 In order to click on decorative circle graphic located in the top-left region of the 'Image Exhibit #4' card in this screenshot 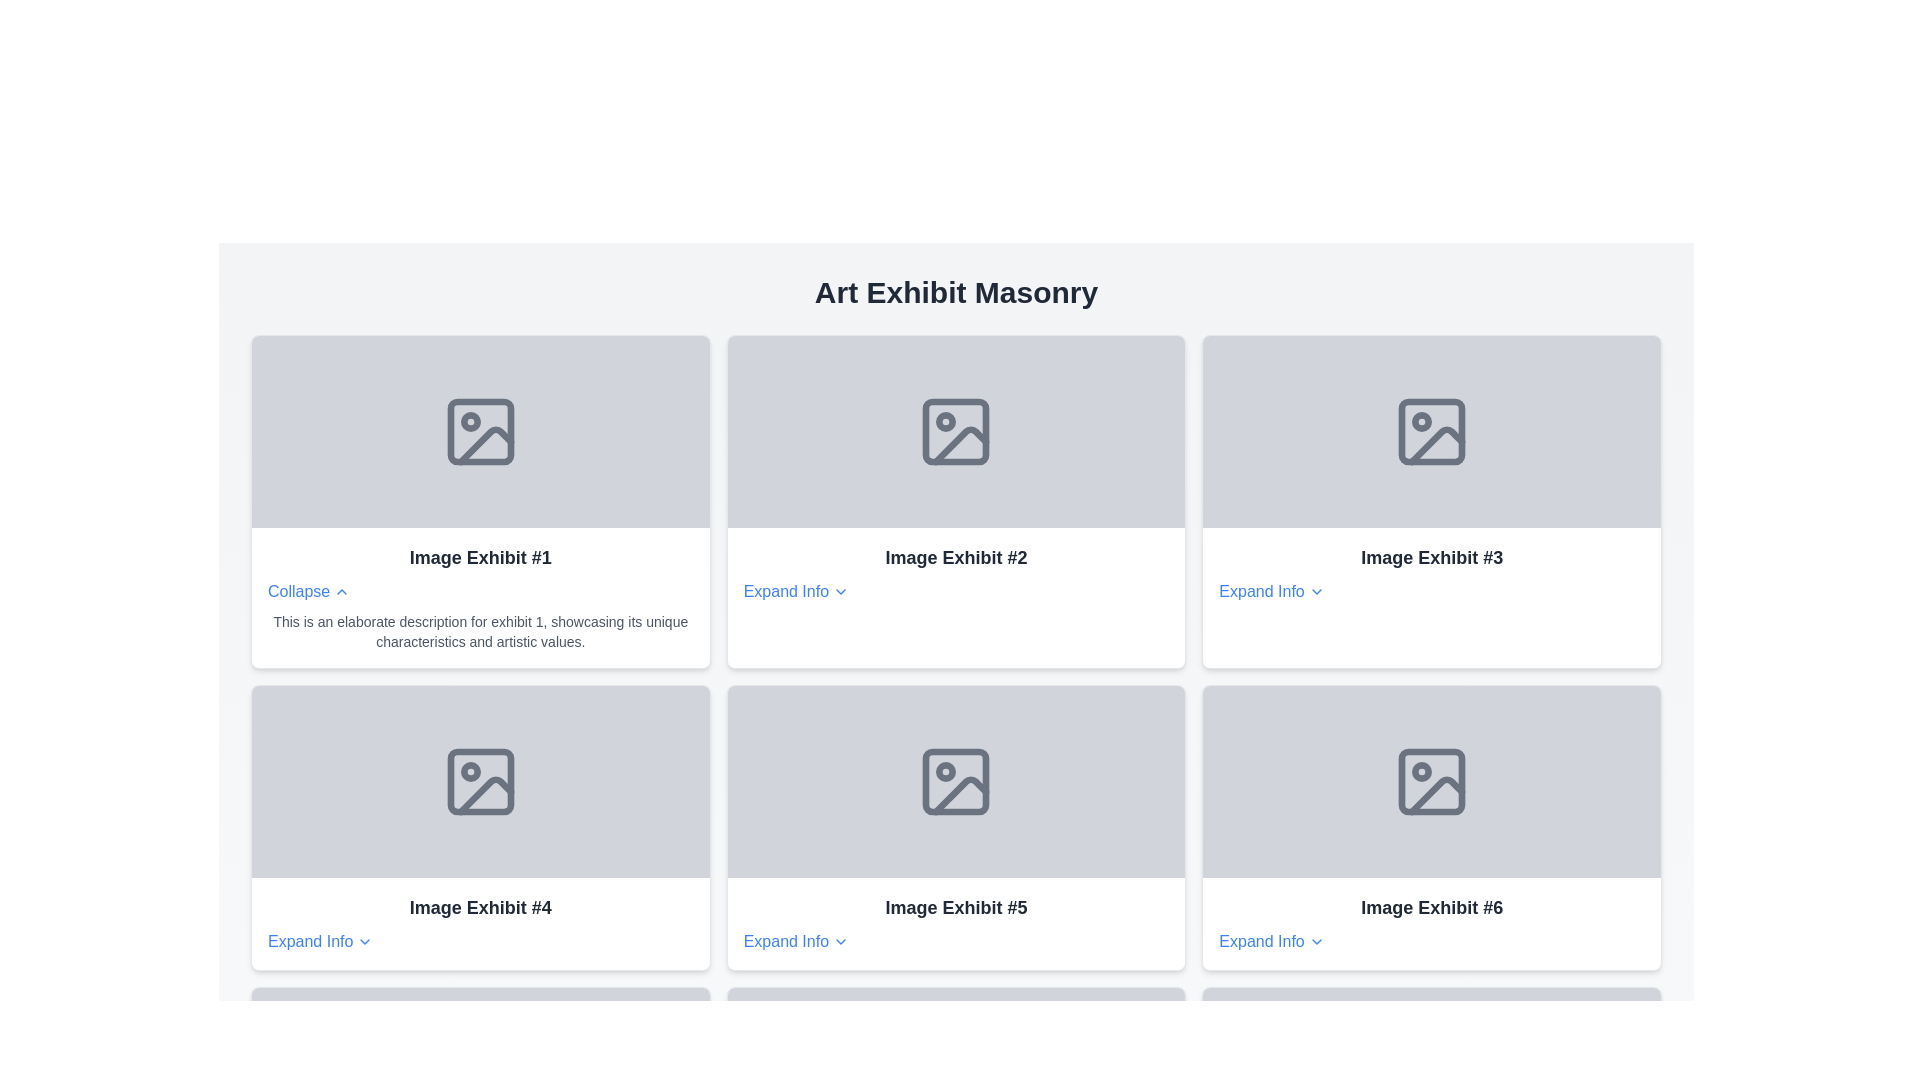, I will do `click(469, 770)`.